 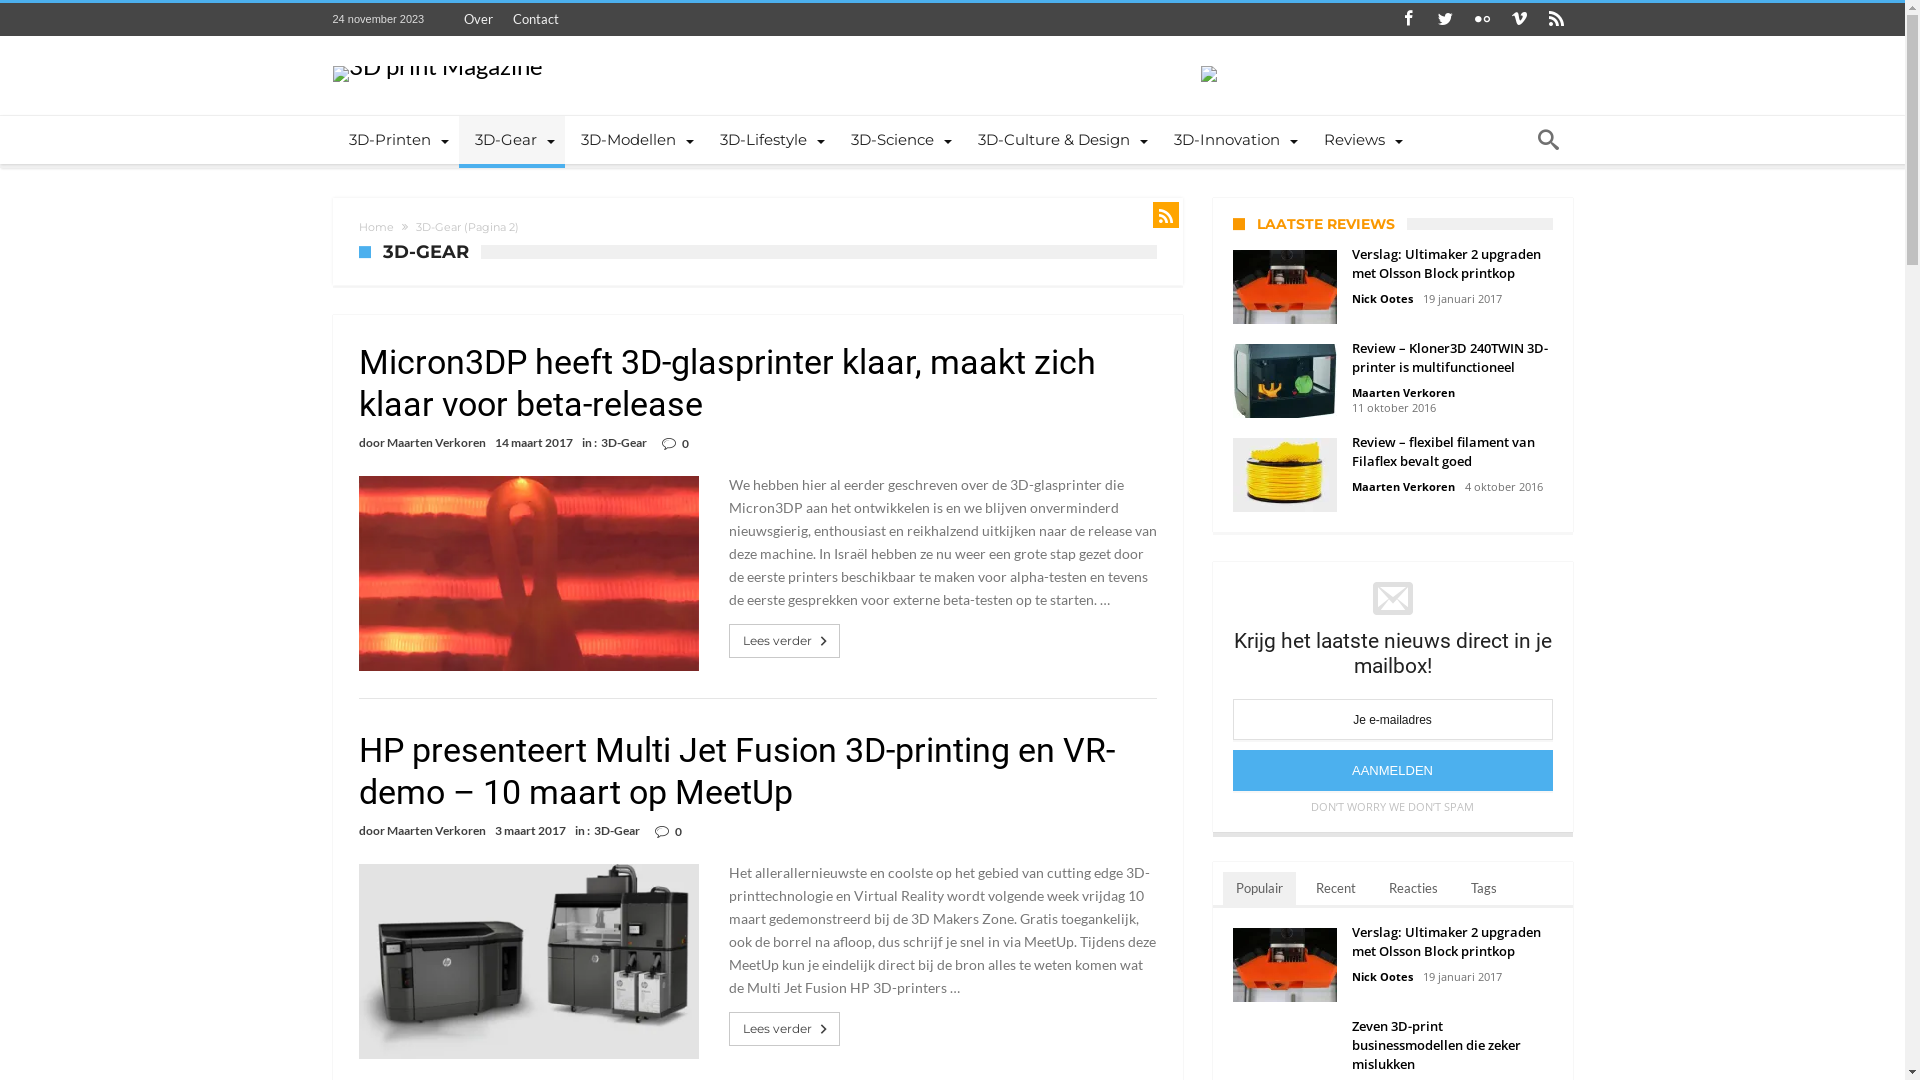 I want to click on '3D-Gear', so click(x=510, y=138).